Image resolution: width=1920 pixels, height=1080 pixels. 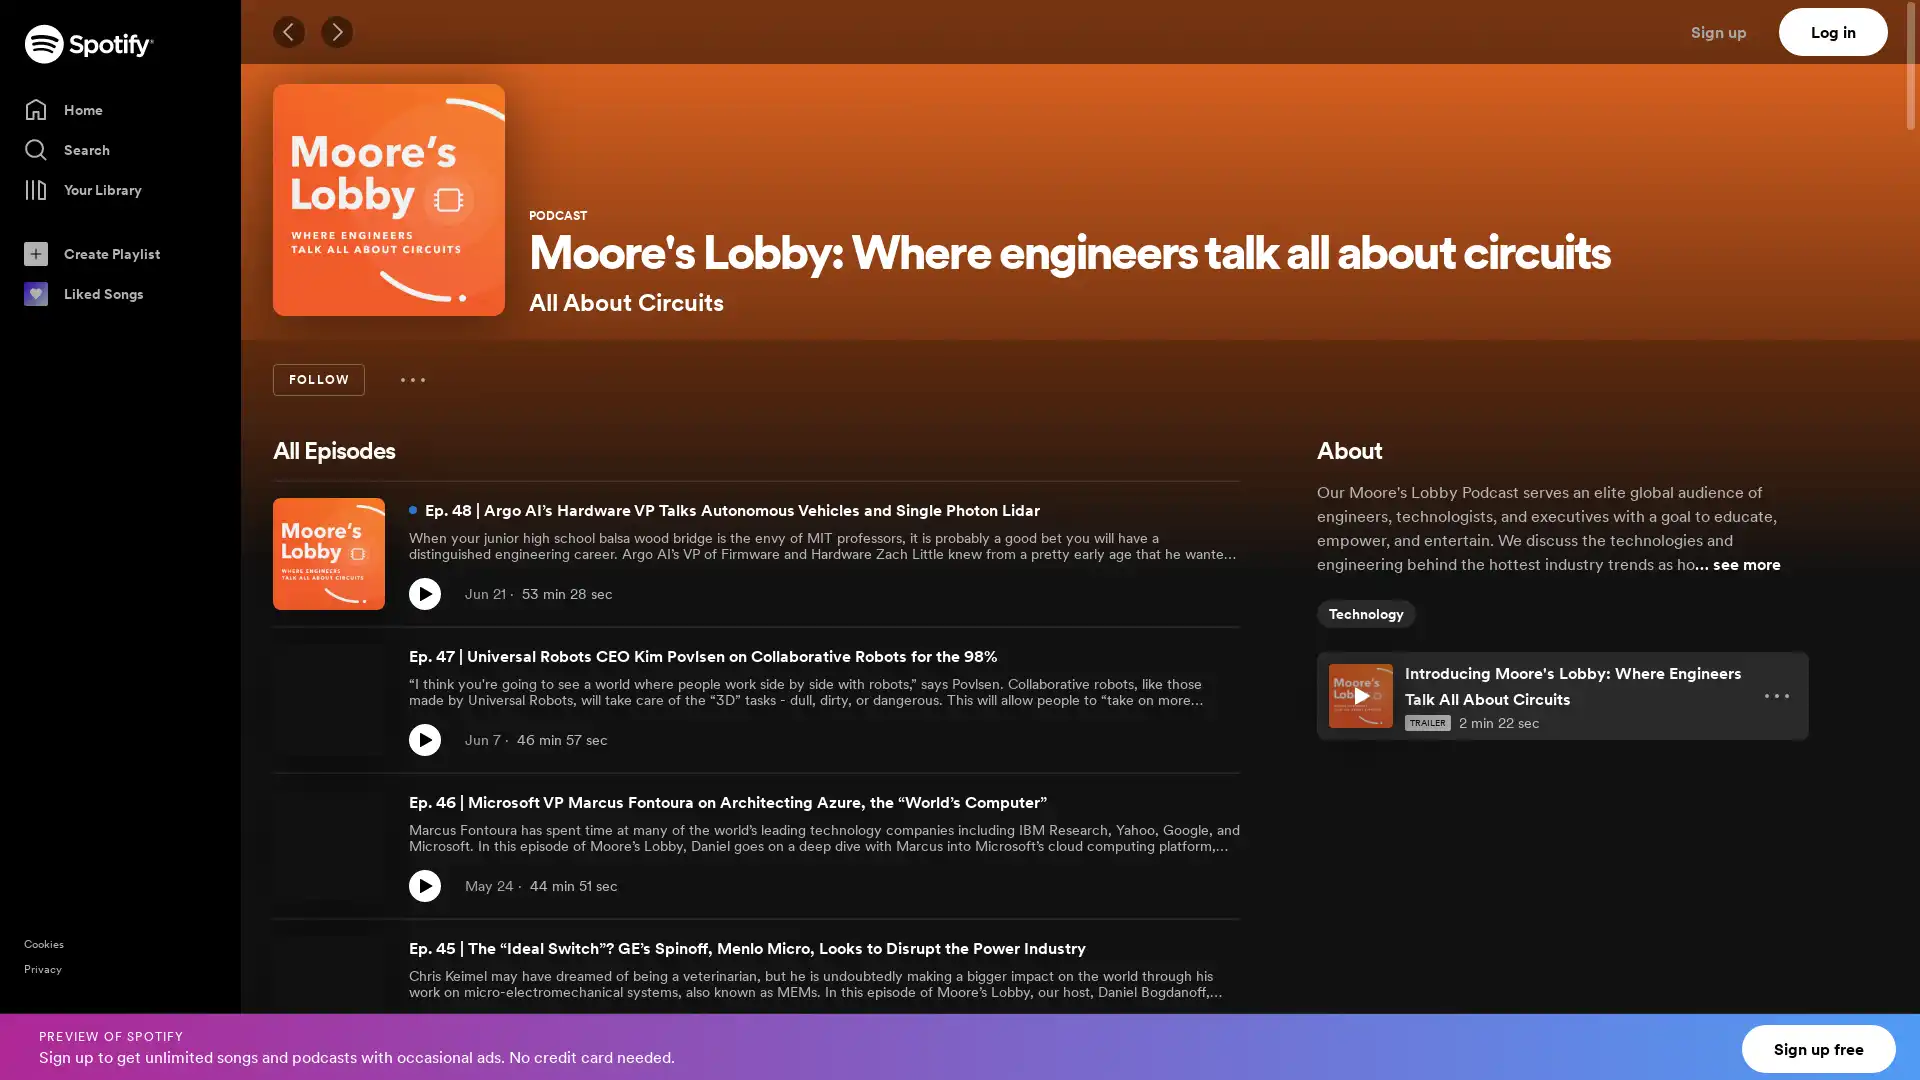 What do you see at coordinates (1180, 1032) in the screenshot?
I see `Share` at bounding box center [1180, 1032].